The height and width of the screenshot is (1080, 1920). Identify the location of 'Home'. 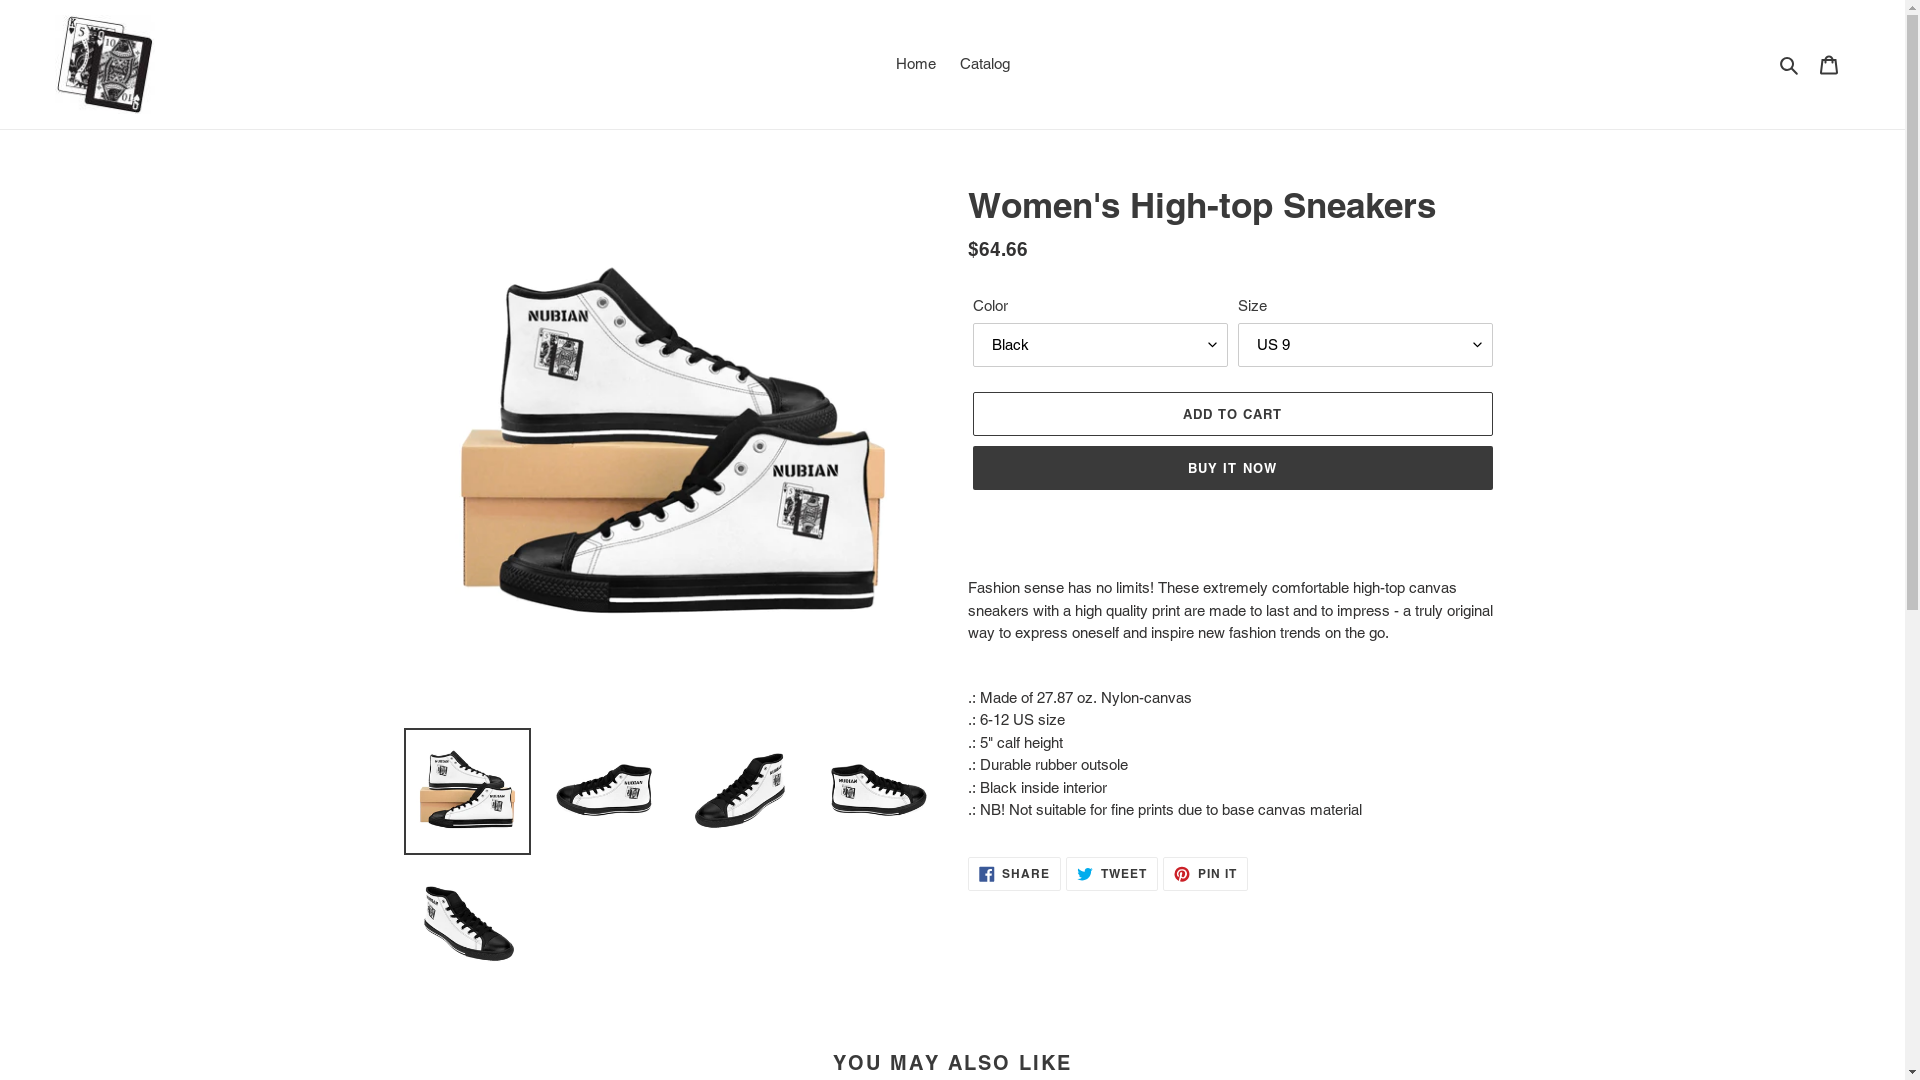
(915, 63).